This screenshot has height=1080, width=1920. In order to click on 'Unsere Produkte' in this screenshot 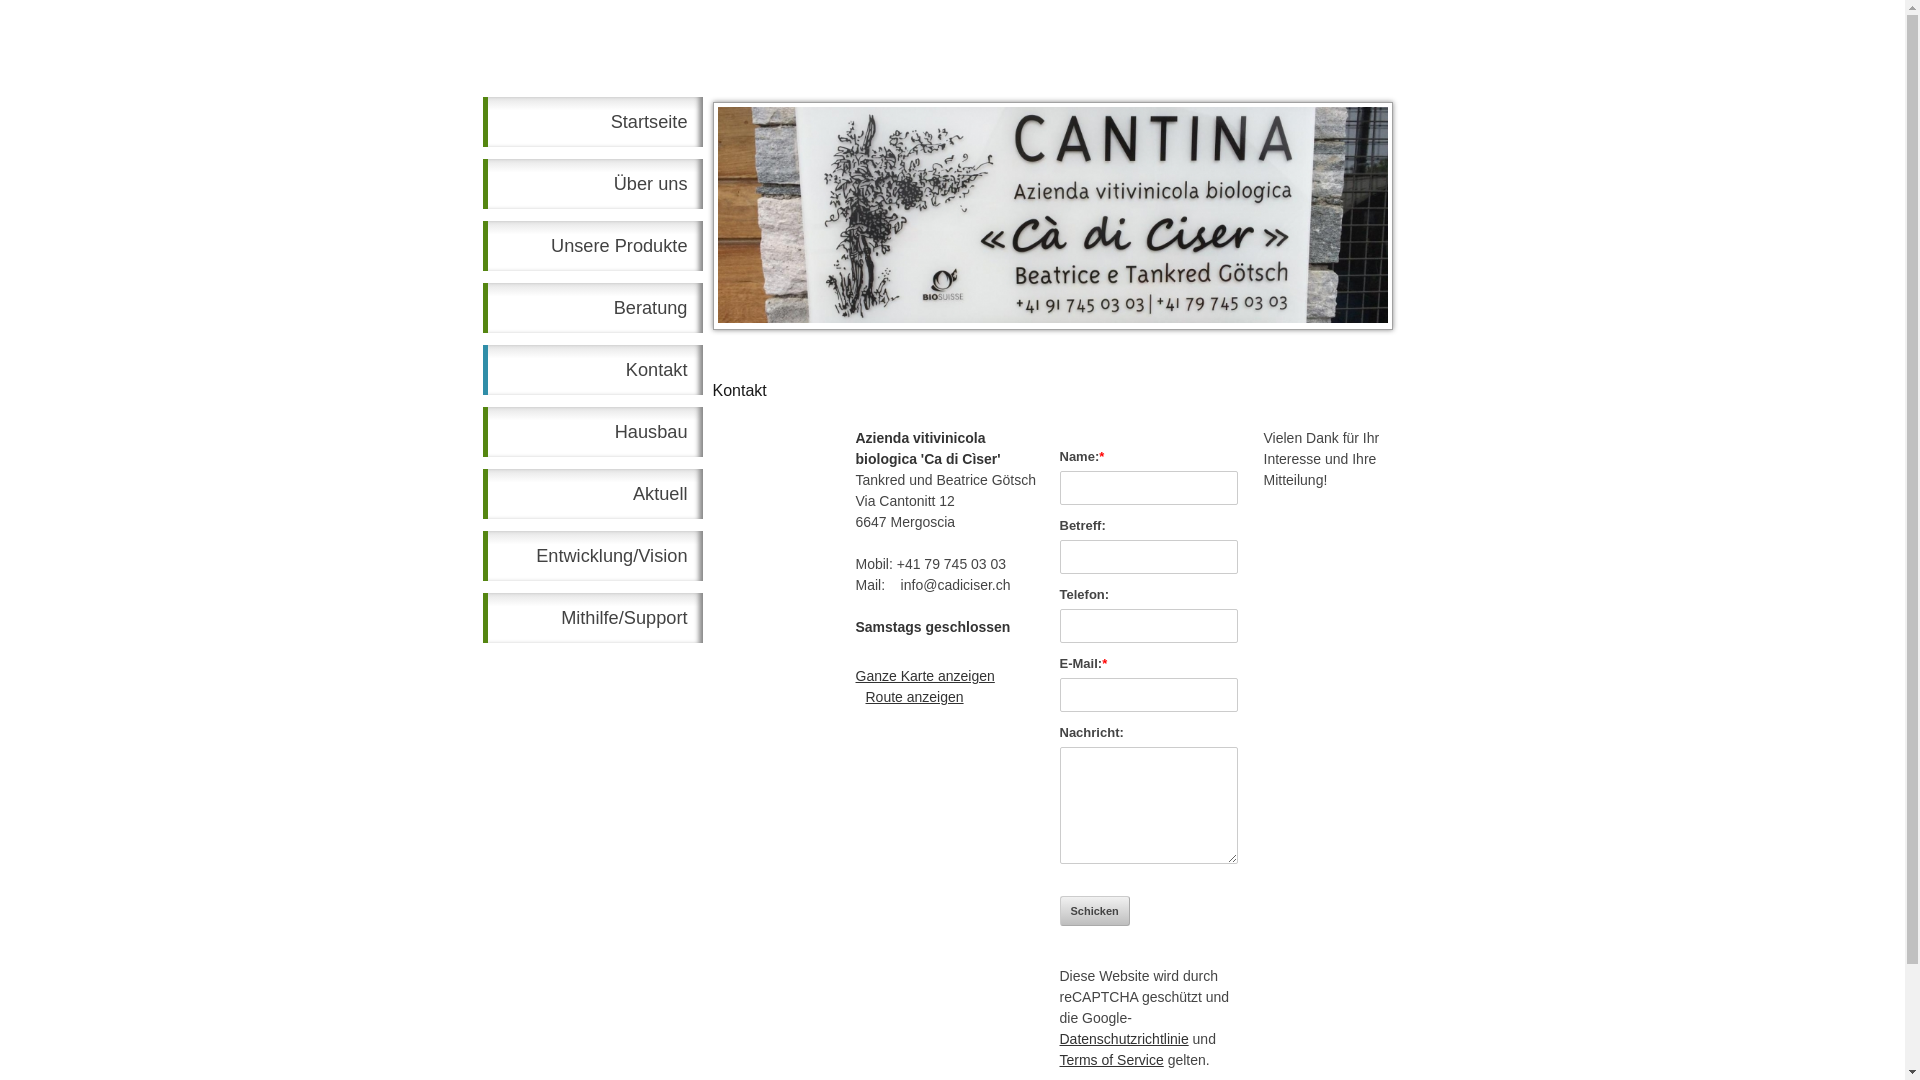, I will do `click(590, 245)`.